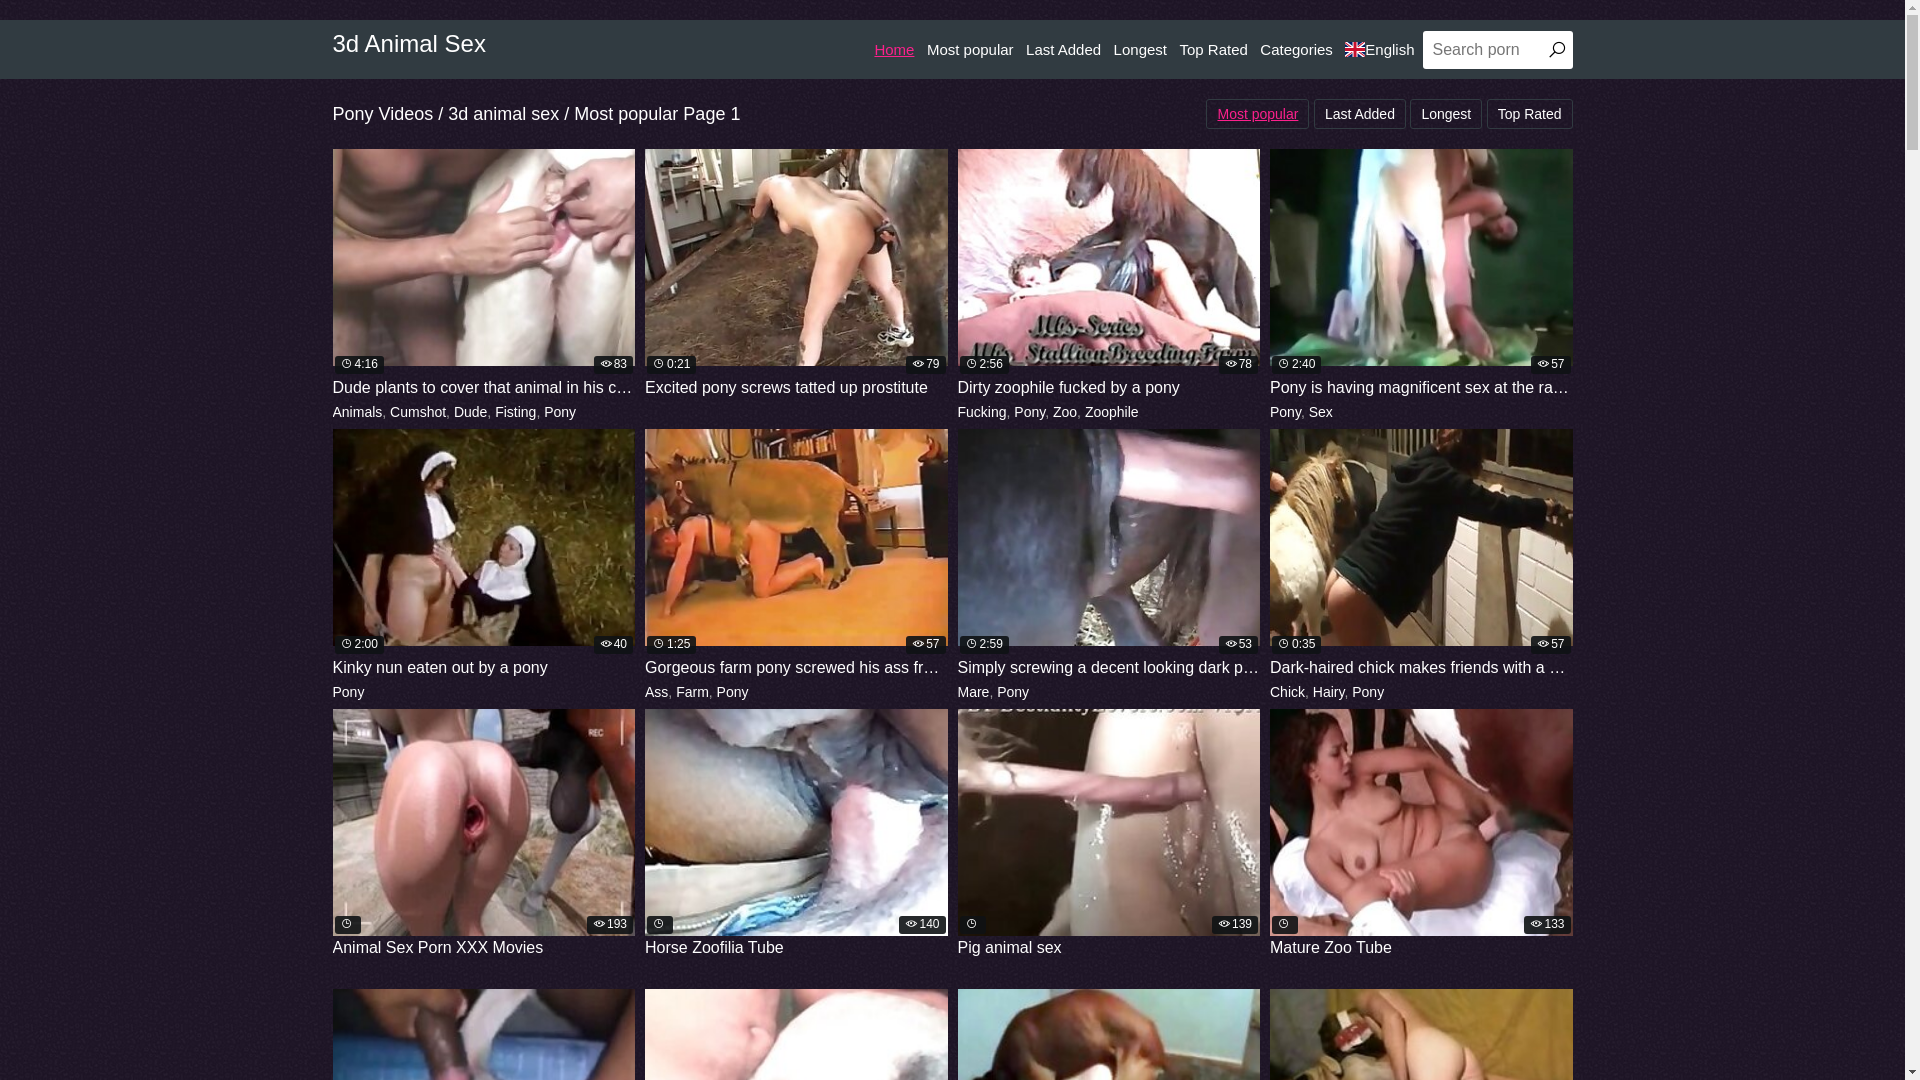 This screenshot has height=1080, width=1920. Describe the element at coordinates (1296, 49) in the screenshot. I see `'Categories'` at that location.